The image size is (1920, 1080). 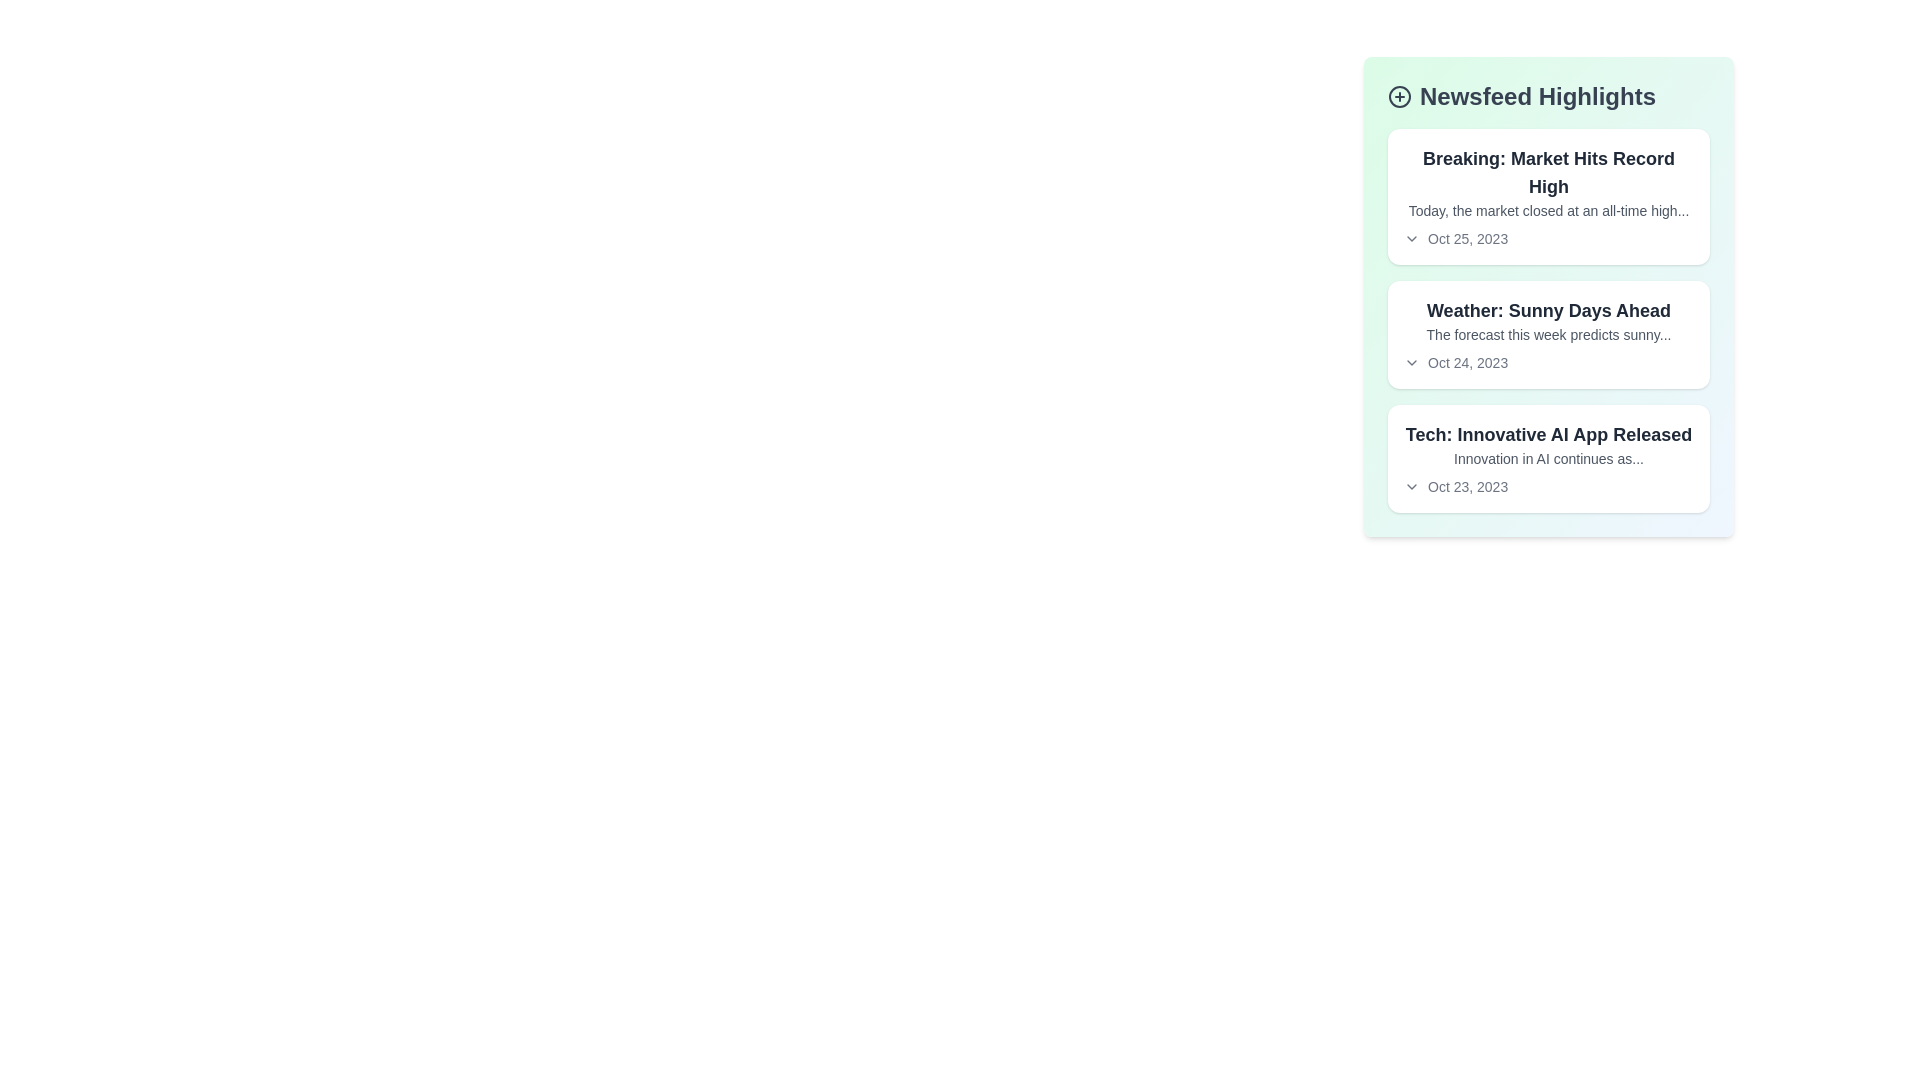 I want to click on the arrow icon to toggle the details of the article titled 'Breaking: Market Hits Record High', so click(x=1410, y=238).